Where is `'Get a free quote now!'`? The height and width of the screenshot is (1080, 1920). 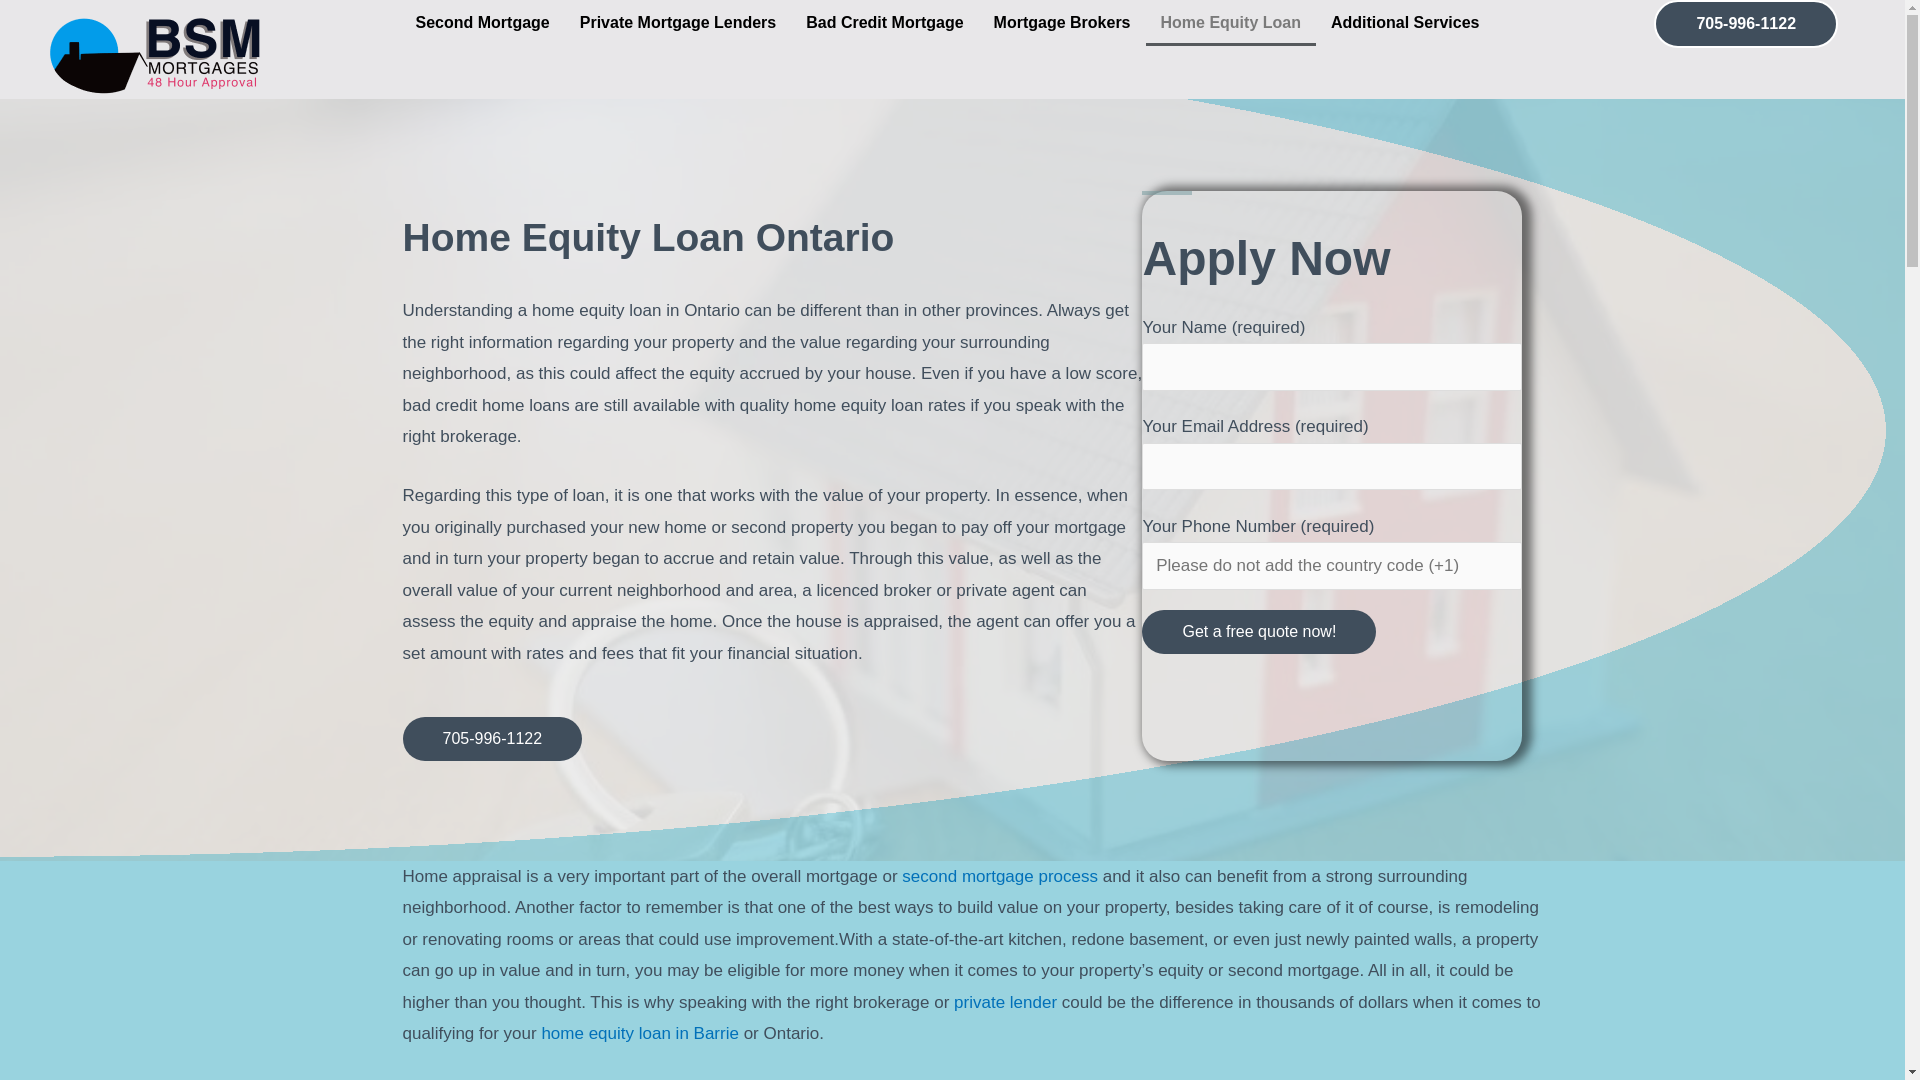 'Get a free quote now!' is located at coordinates (1257, 632).